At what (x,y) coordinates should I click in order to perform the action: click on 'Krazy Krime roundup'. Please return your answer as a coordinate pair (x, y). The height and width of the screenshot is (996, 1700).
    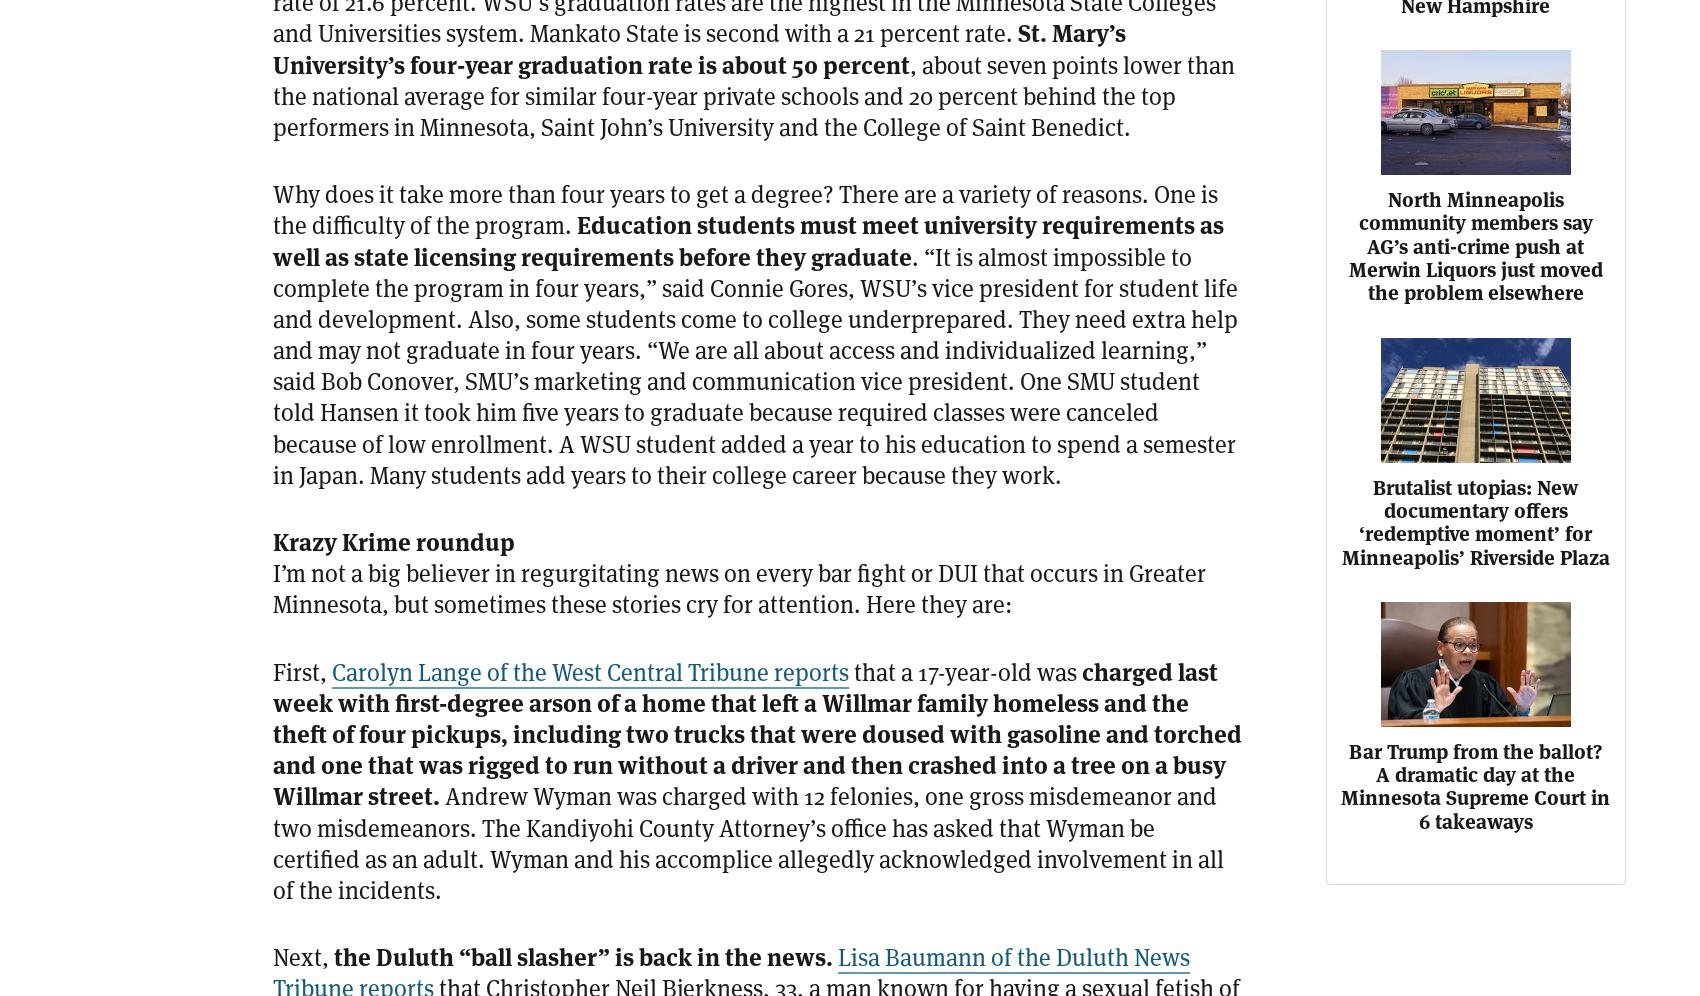
    Looking at the image, I should click on (393, 541).